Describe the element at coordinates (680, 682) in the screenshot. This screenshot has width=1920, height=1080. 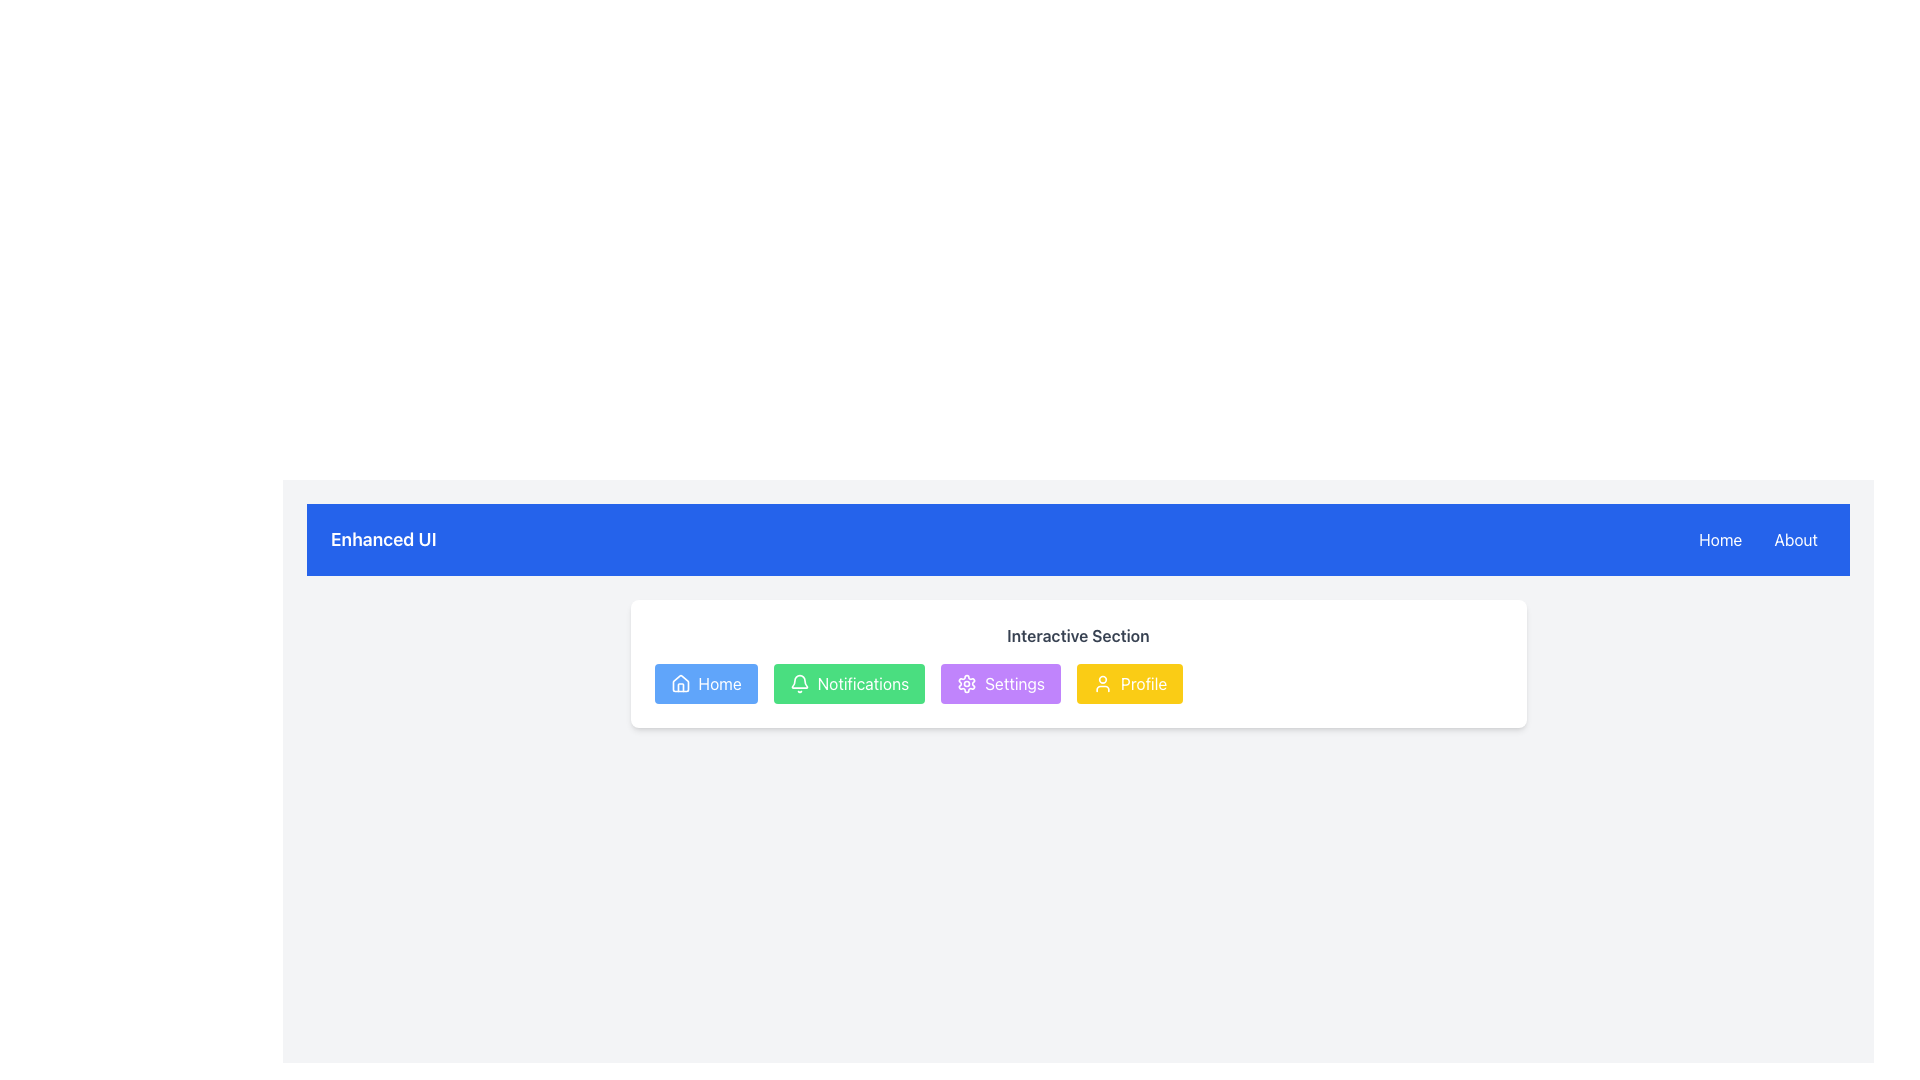
I see `the blue 'Home' button containing the miniature house icon with a triangular roof and vertical lines, located in the top-left area of the interactive section` at that location.